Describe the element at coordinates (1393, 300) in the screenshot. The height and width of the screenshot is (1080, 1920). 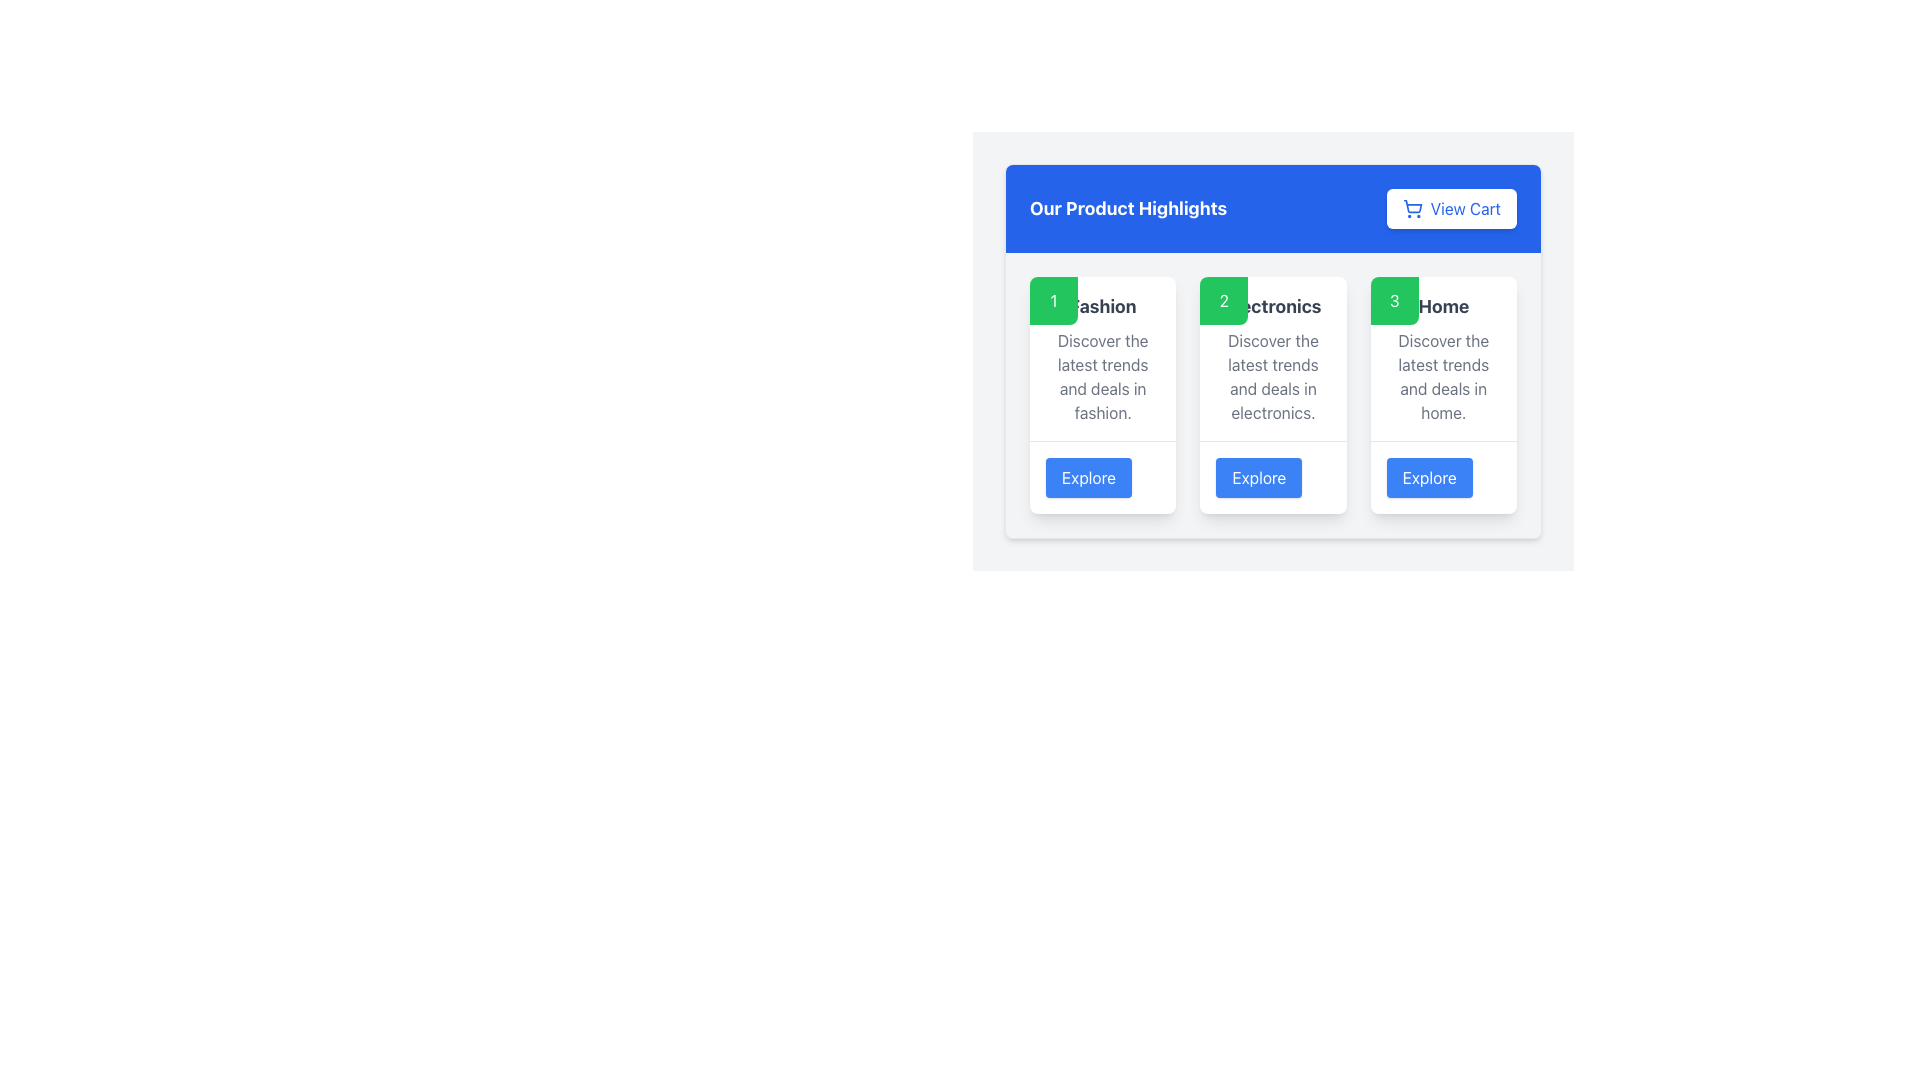
I see `the green badge displaying the number '3' located in the top-left corner of the 'Home' card` at that location.